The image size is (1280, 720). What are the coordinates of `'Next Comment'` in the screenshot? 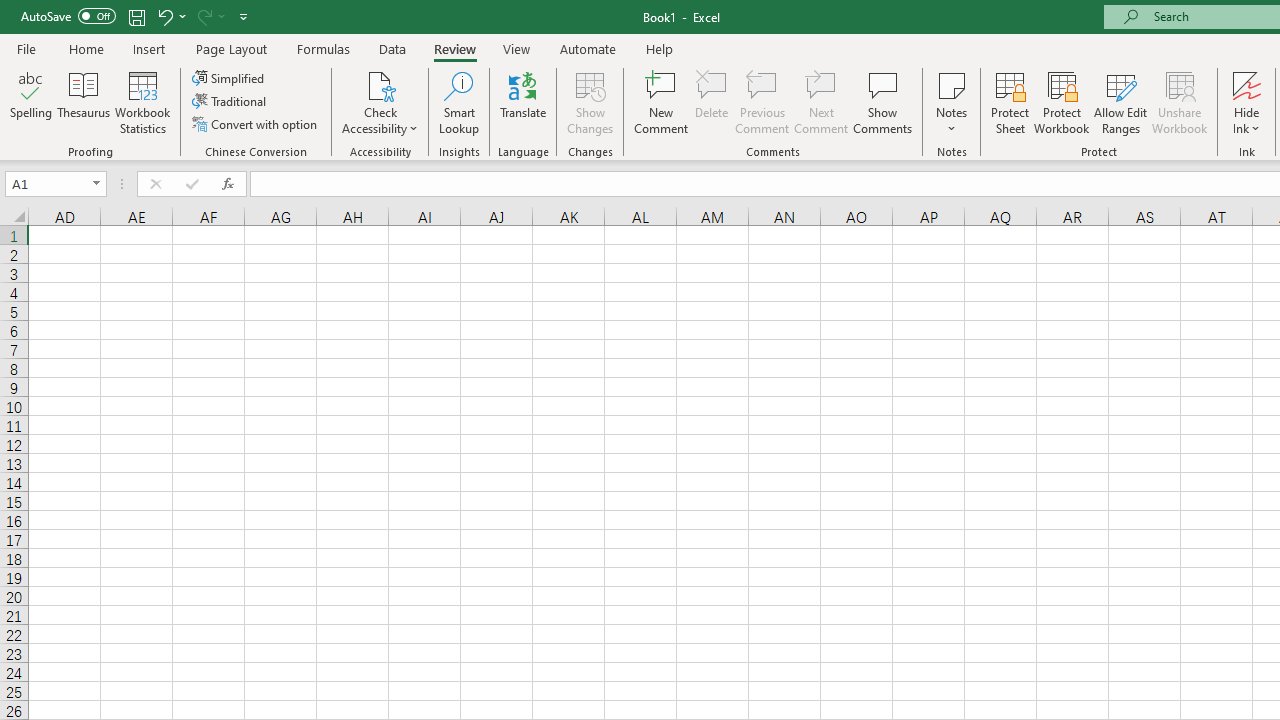 It's located at (821, 103).